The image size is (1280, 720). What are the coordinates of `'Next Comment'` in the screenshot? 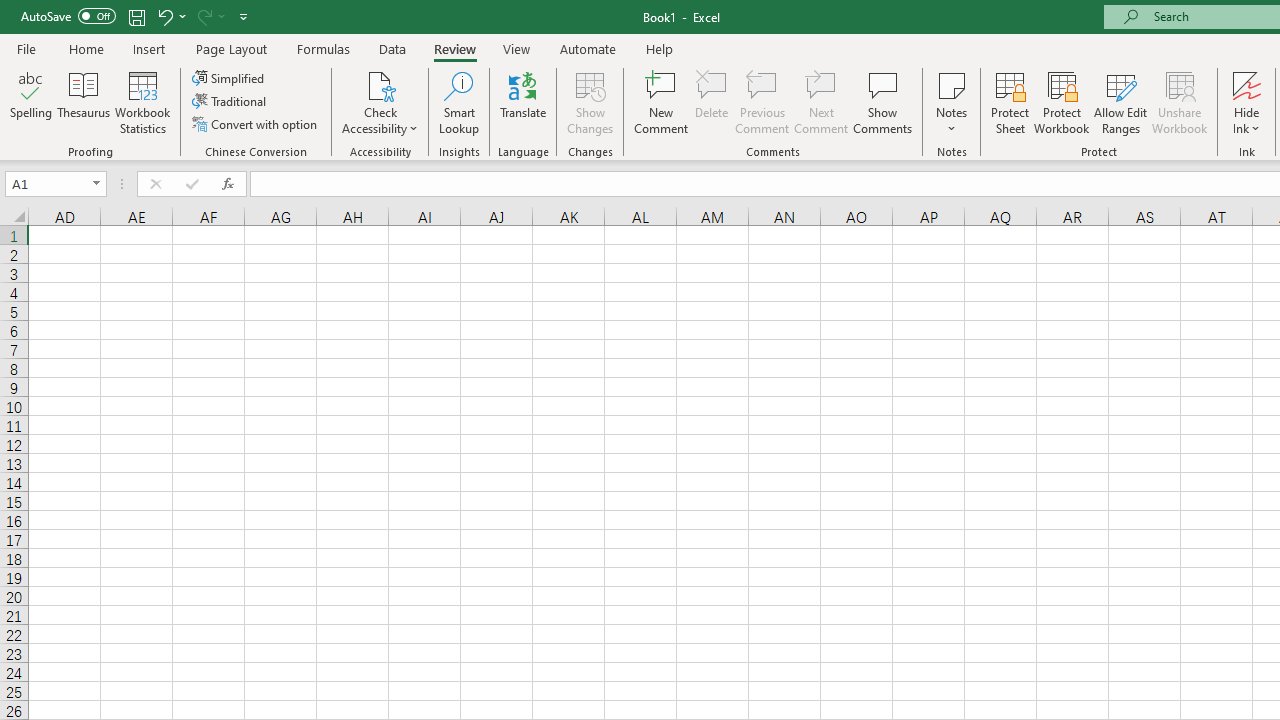 It's located at (821, 103).